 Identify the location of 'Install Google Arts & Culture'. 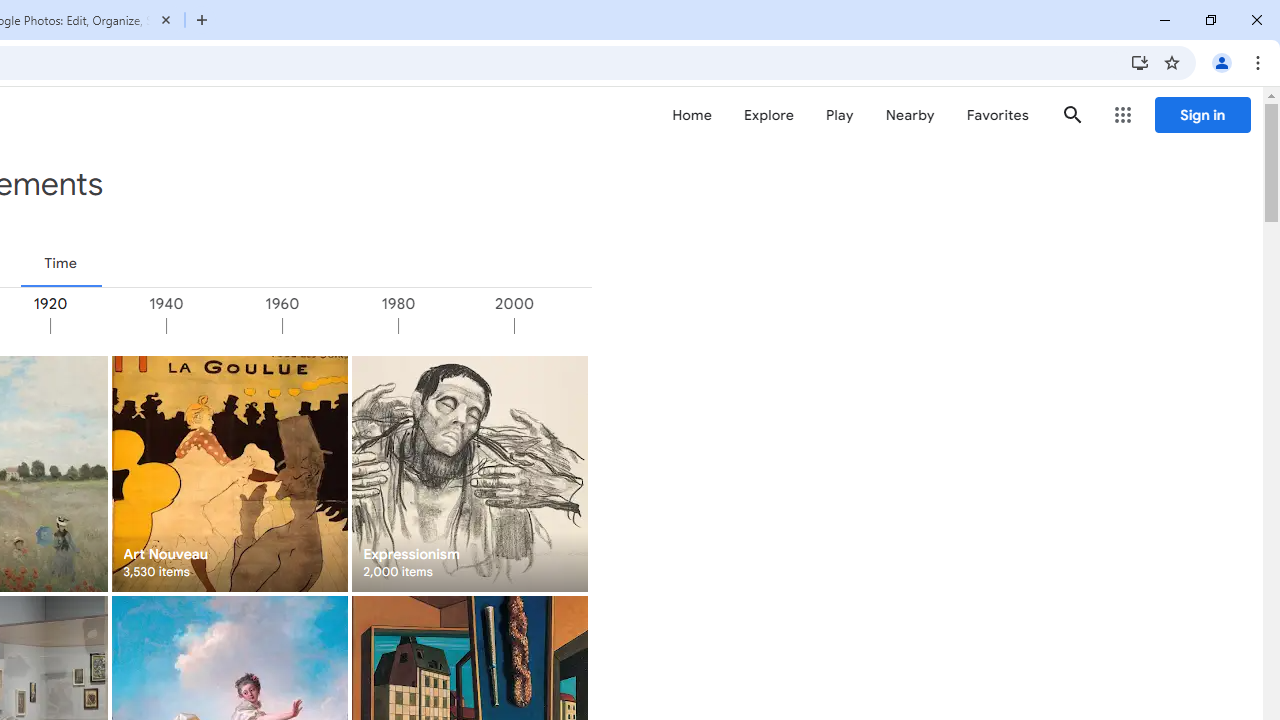
(1139, 61).